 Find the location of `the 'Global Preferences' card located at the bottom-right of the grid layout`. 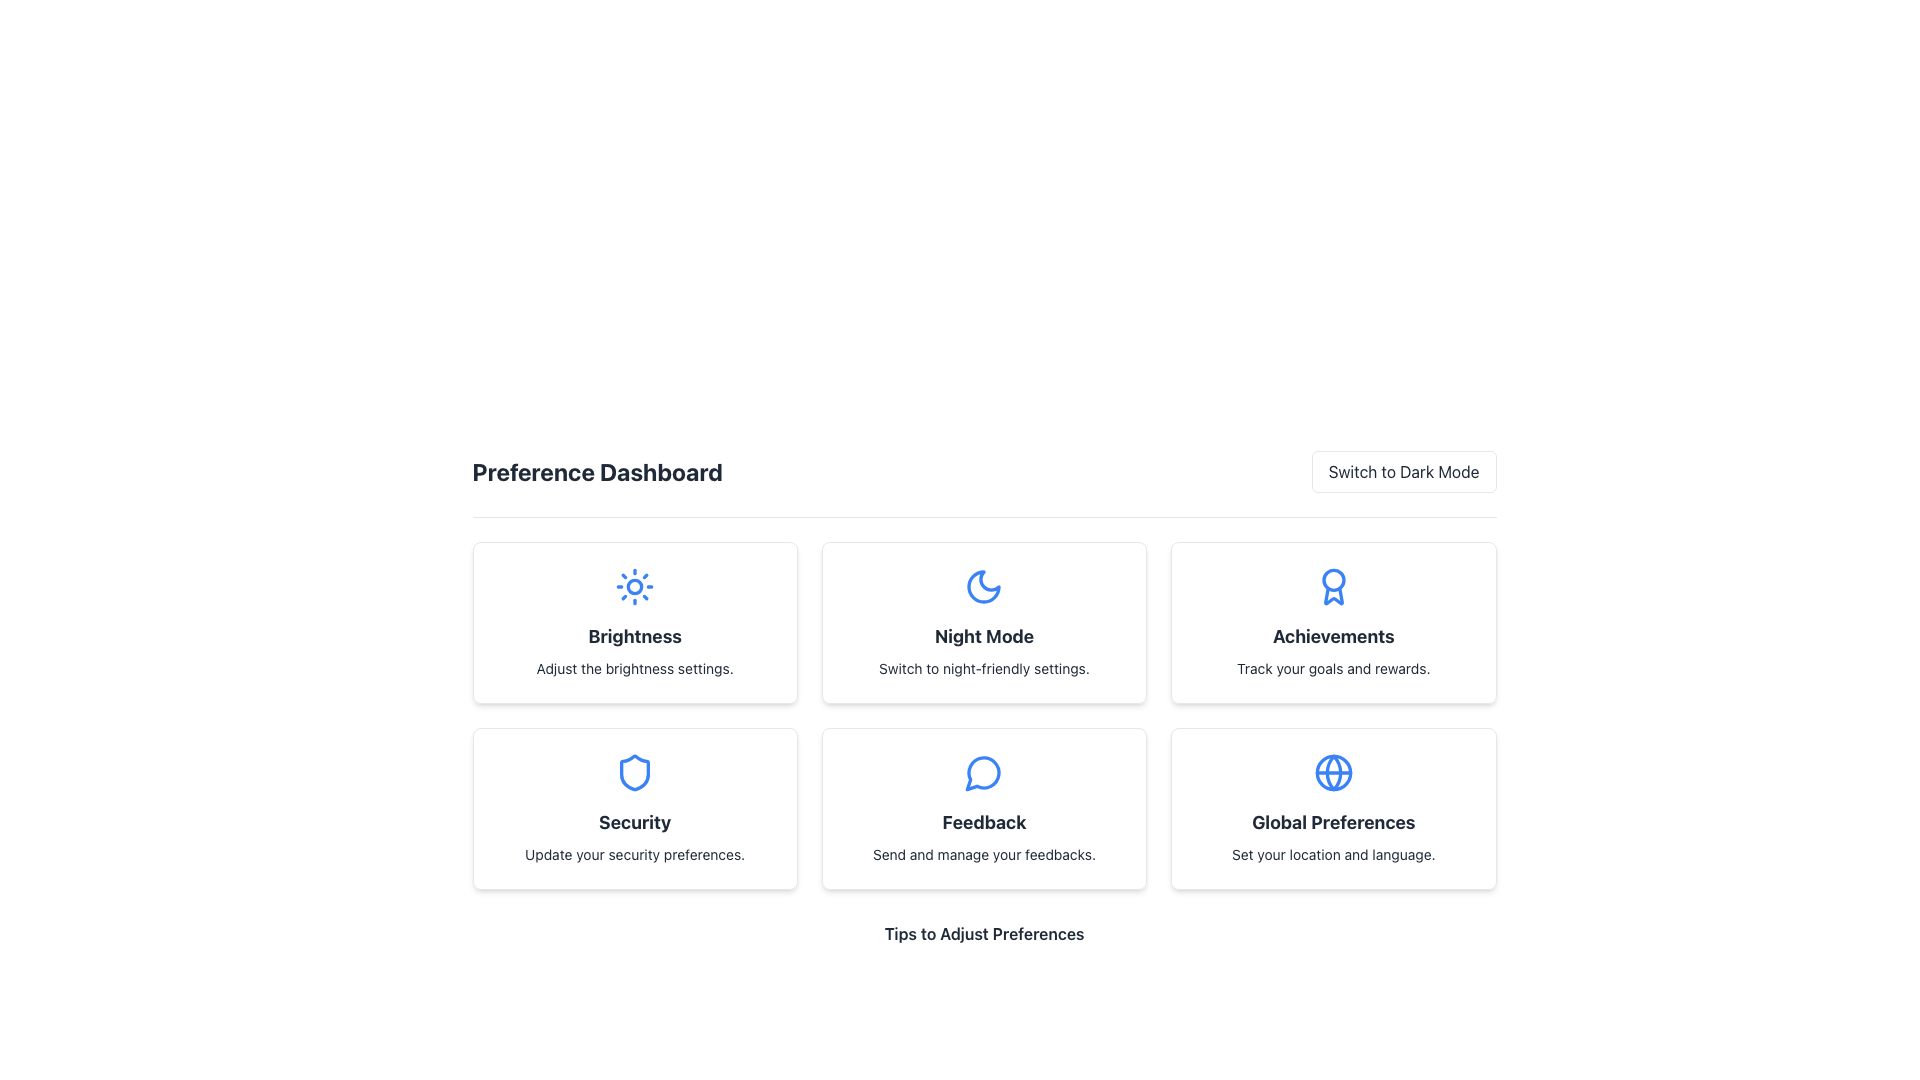

the 'Global Preferences' card located at the bottom-right of the grid layout is located at coordinates (1333, 808).